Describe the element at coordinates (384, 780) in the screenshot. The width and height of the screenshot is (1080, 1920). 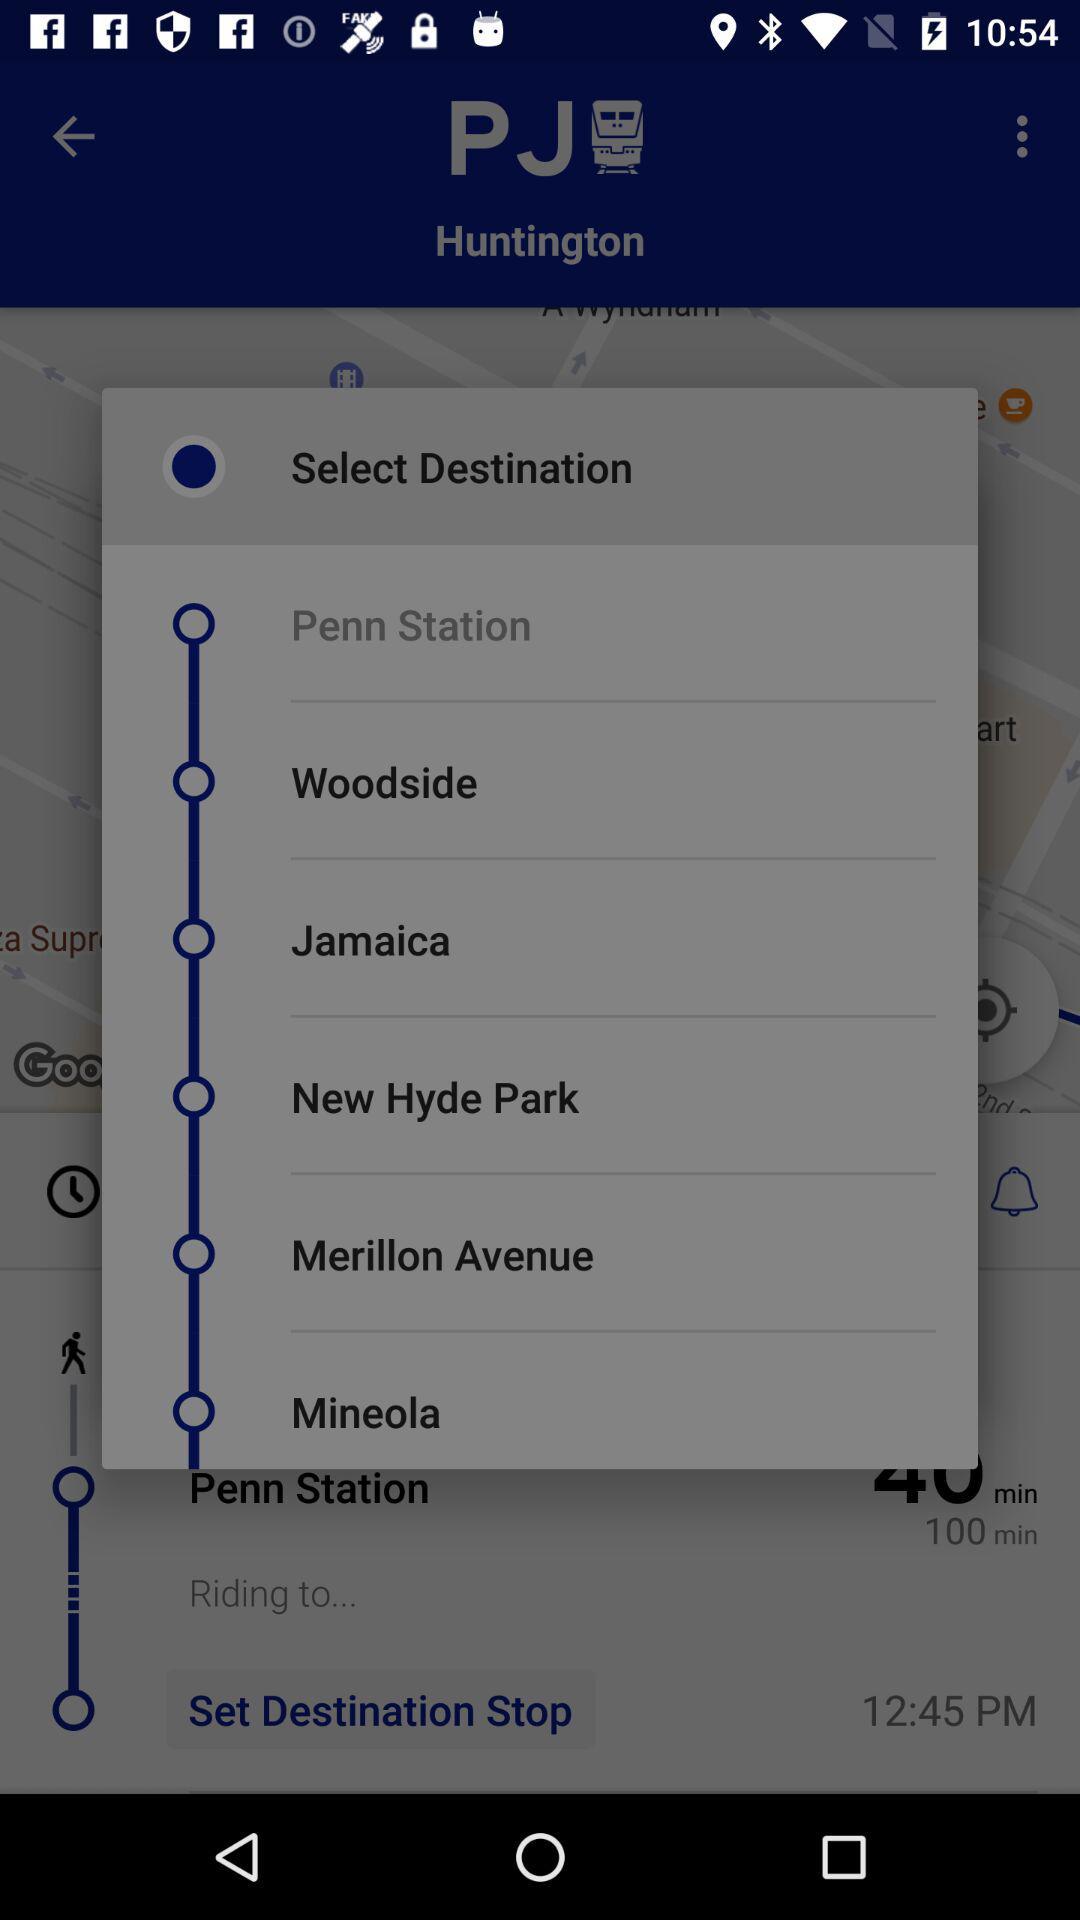
I see `woodside` at that location.